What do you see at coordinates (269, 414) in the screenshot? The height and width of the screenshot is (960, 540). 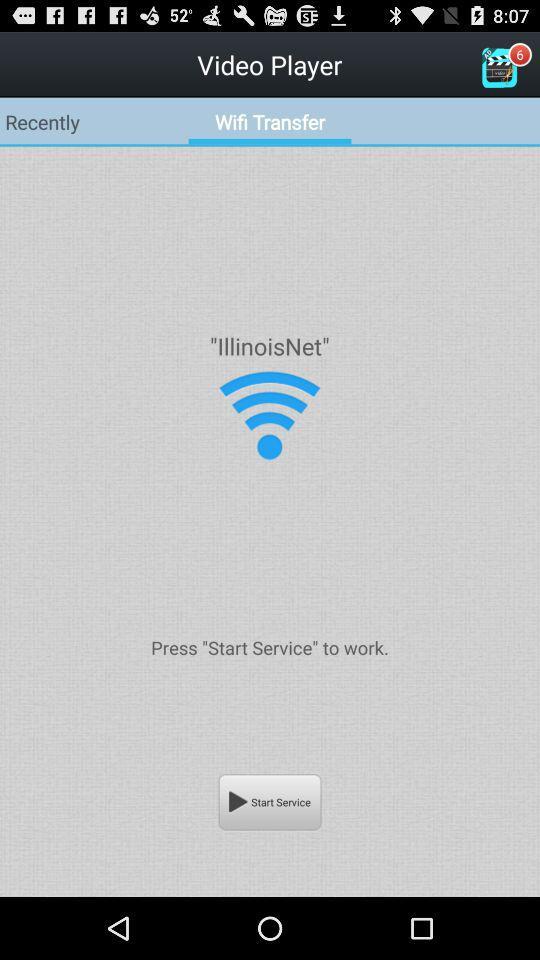 I see `upload or download media` at bounding box center [269, 414].